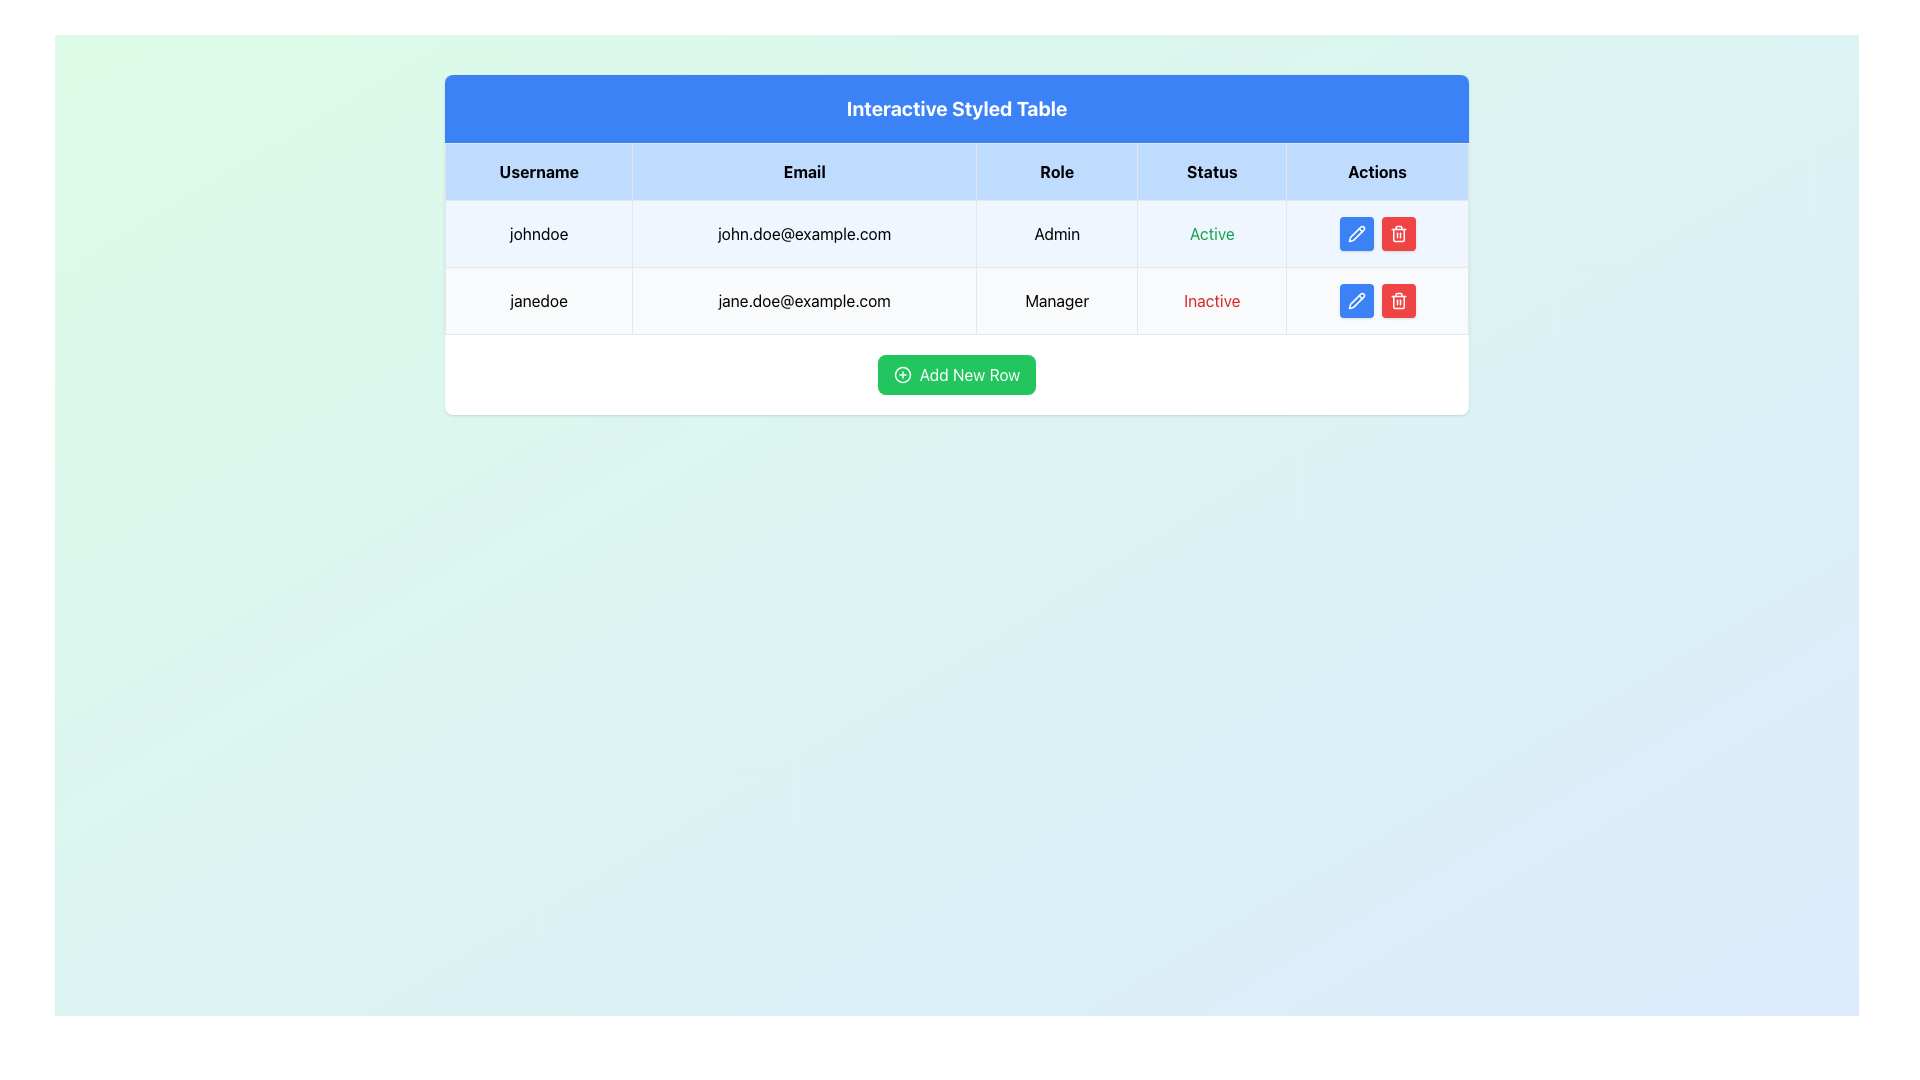  What do you see at coordinates (539, 300) in the screenshot?
I see `the username entry Text label located in the second row, first column of the data table, positioned below 'johndoe' and next to 'jane.doe@example.com'` at bounding box center [539, 300].